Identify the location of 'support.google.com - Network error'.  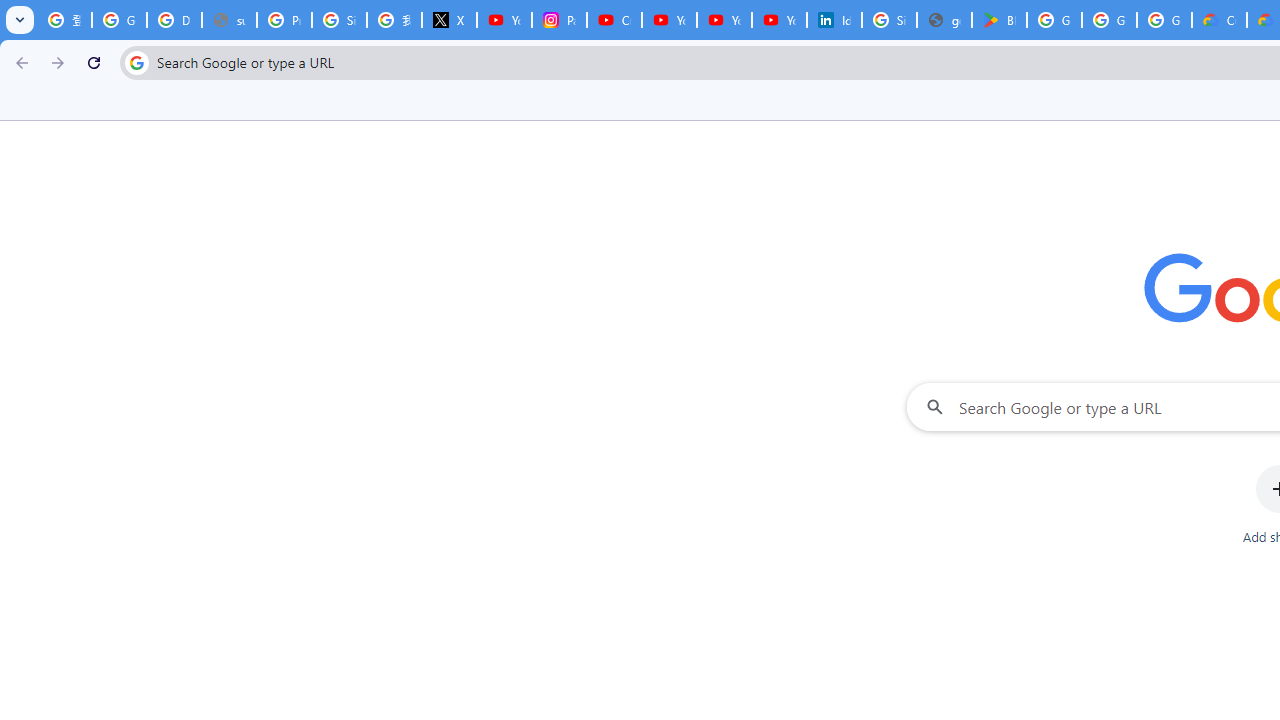
(229, 20).